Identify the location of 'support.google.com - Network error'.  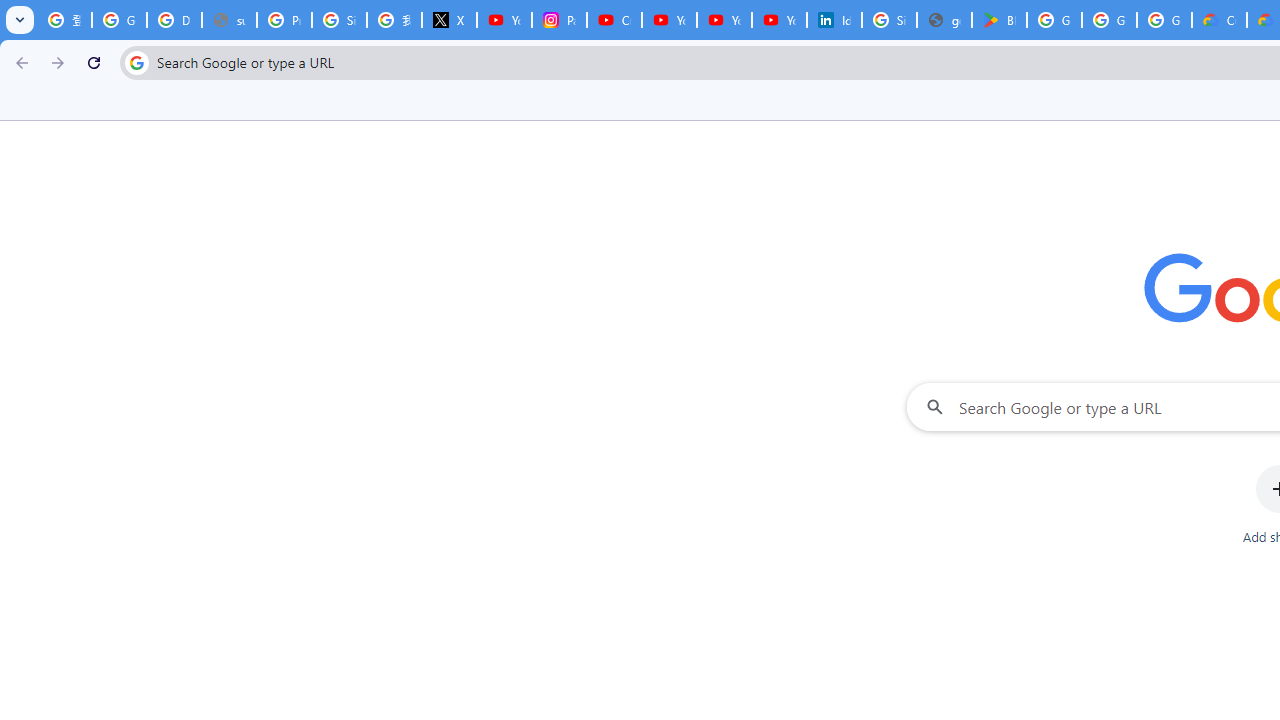
(229, 20).